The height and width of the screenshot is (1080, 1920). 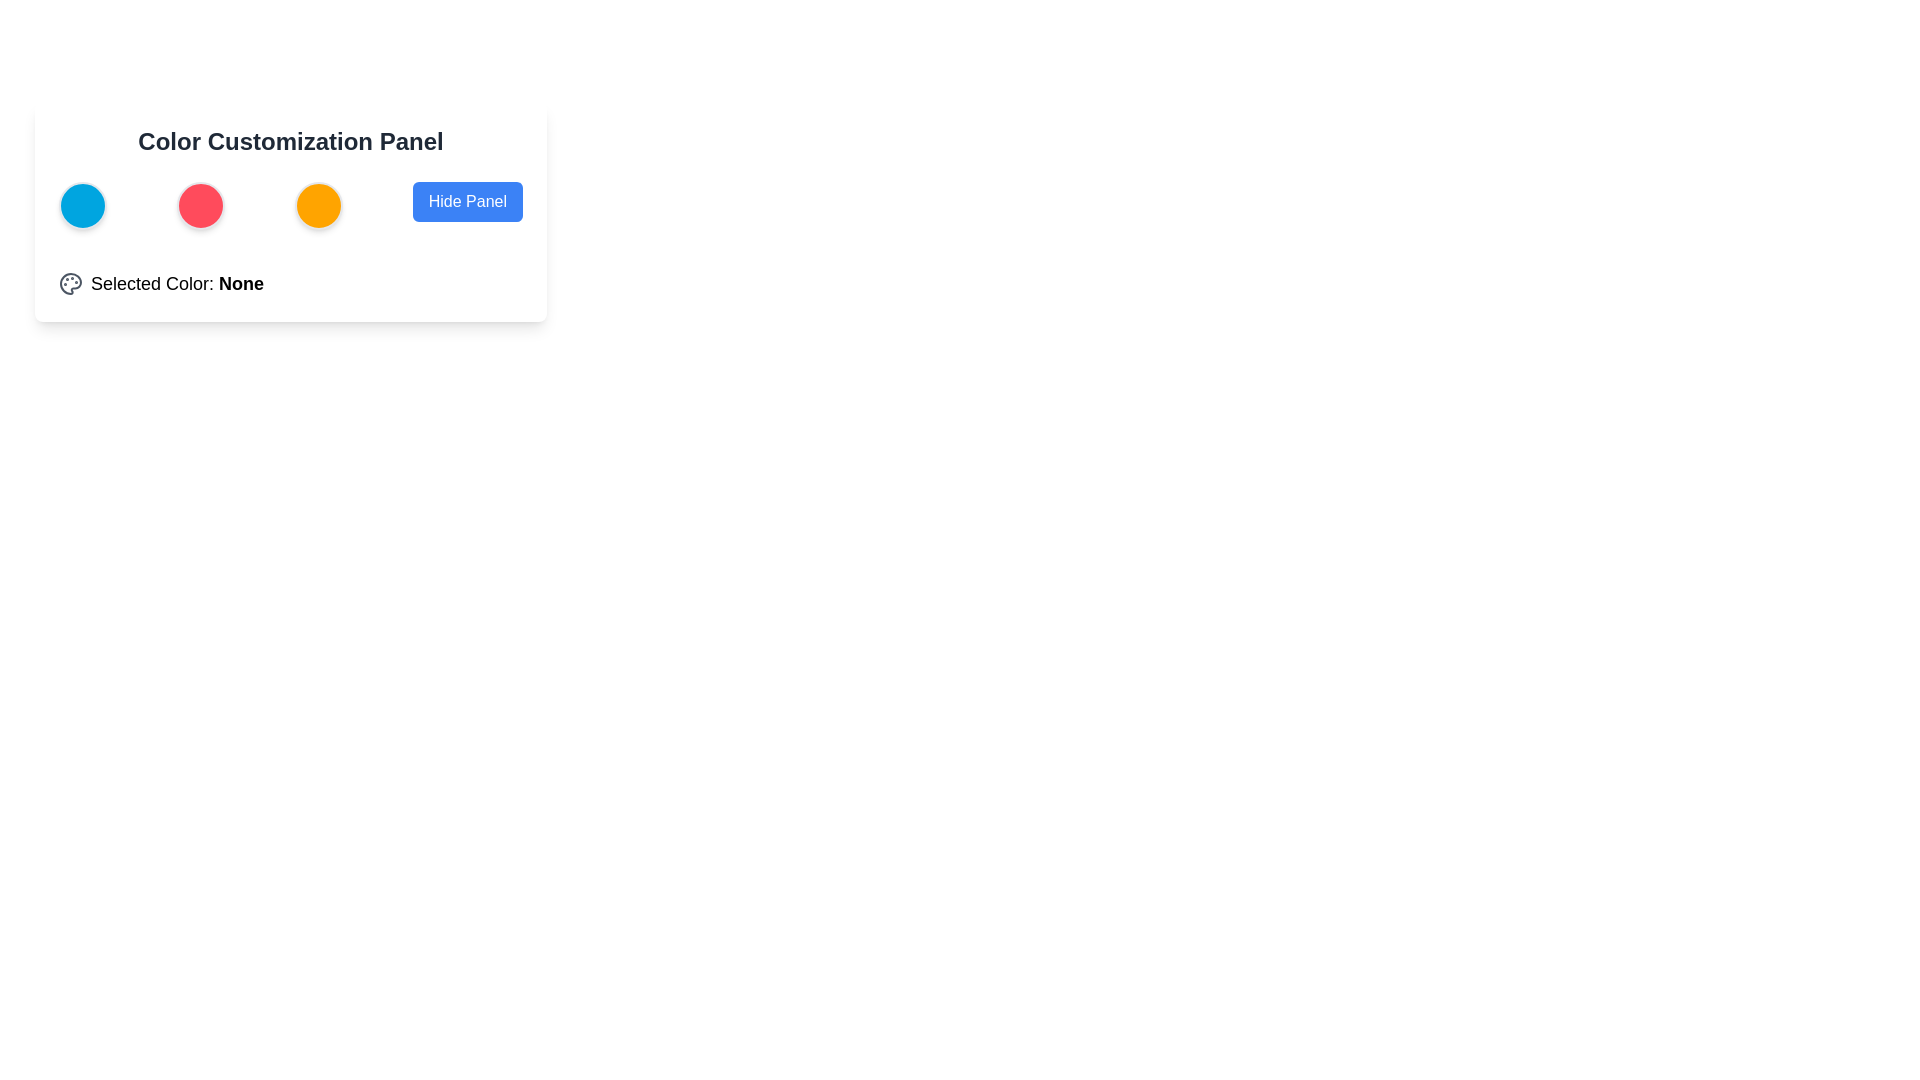 I want to click on the third circular color selection button in the Color Customization Panel, so click(x=290, y=205).